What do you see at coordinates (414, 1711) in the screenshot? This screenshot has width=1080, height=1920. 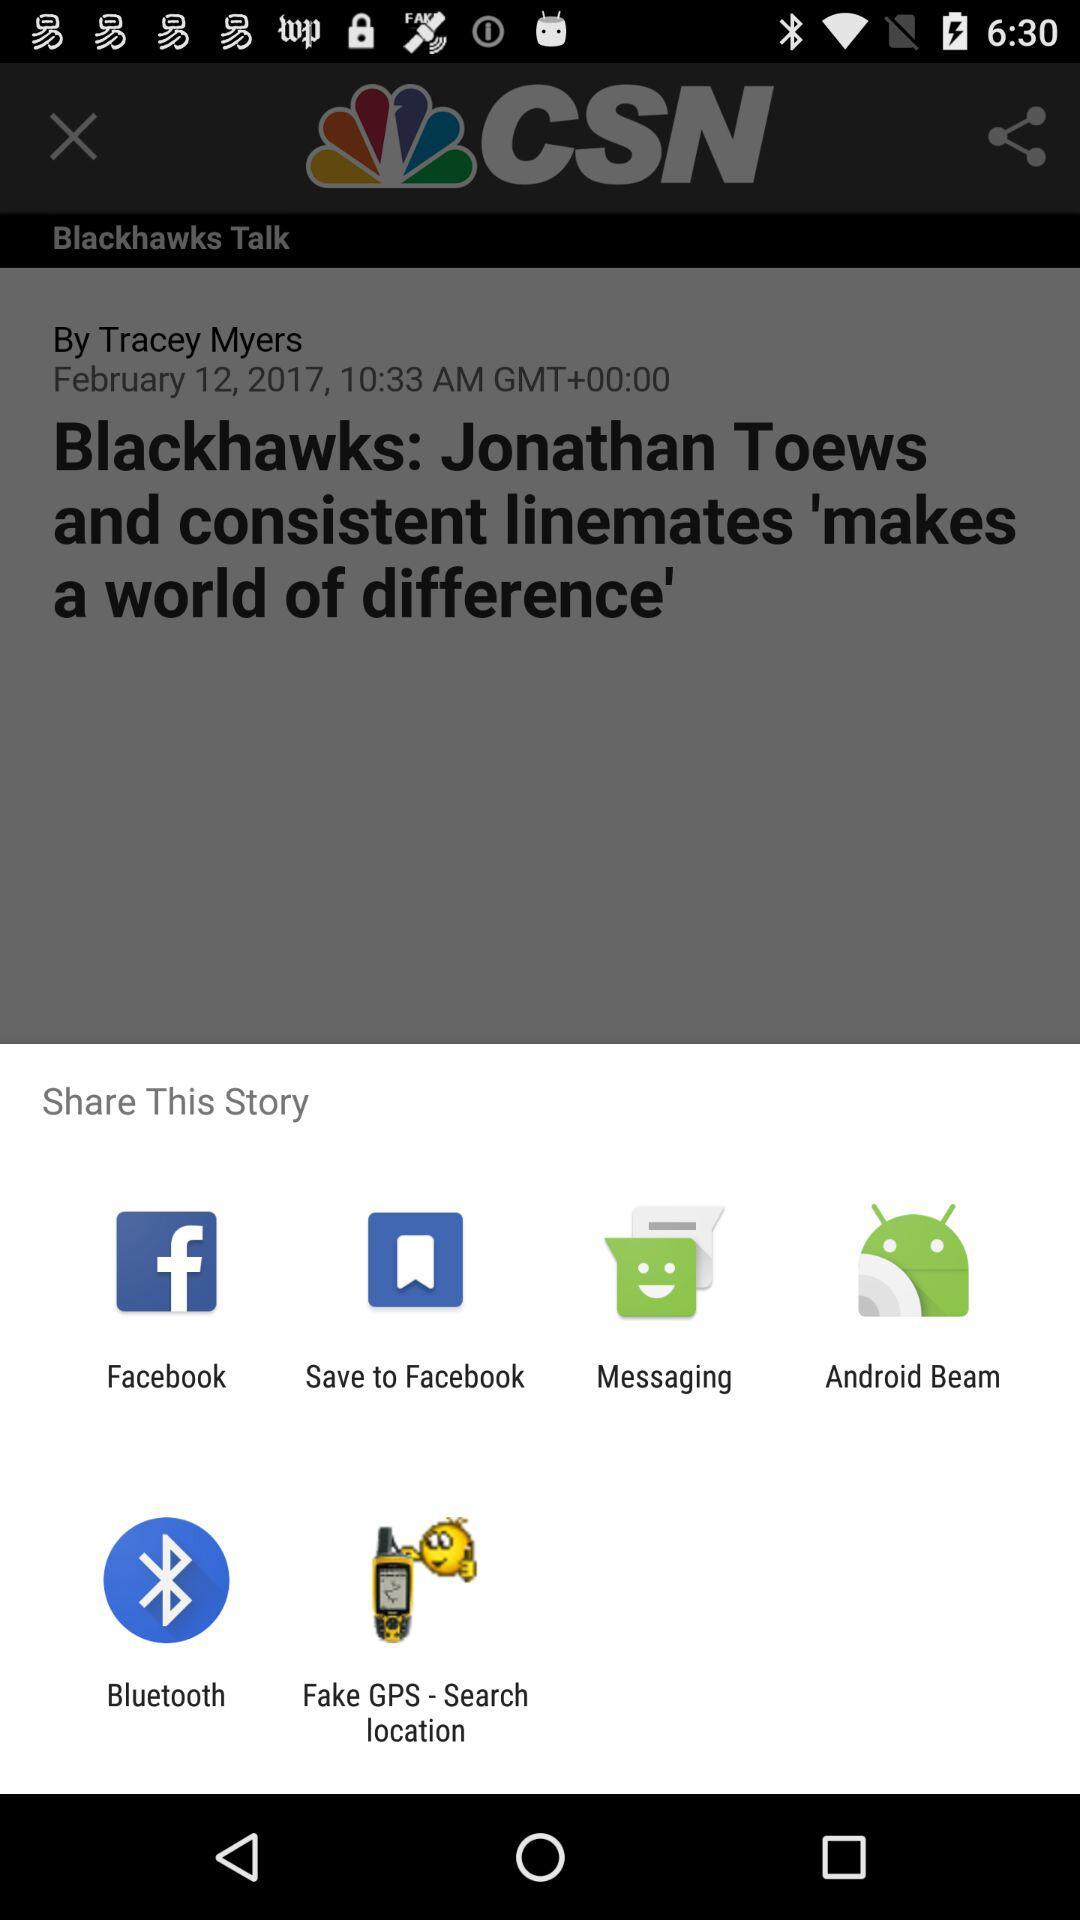 I see `item to the right of bluetooth app` at bounding box center [414, 1711].